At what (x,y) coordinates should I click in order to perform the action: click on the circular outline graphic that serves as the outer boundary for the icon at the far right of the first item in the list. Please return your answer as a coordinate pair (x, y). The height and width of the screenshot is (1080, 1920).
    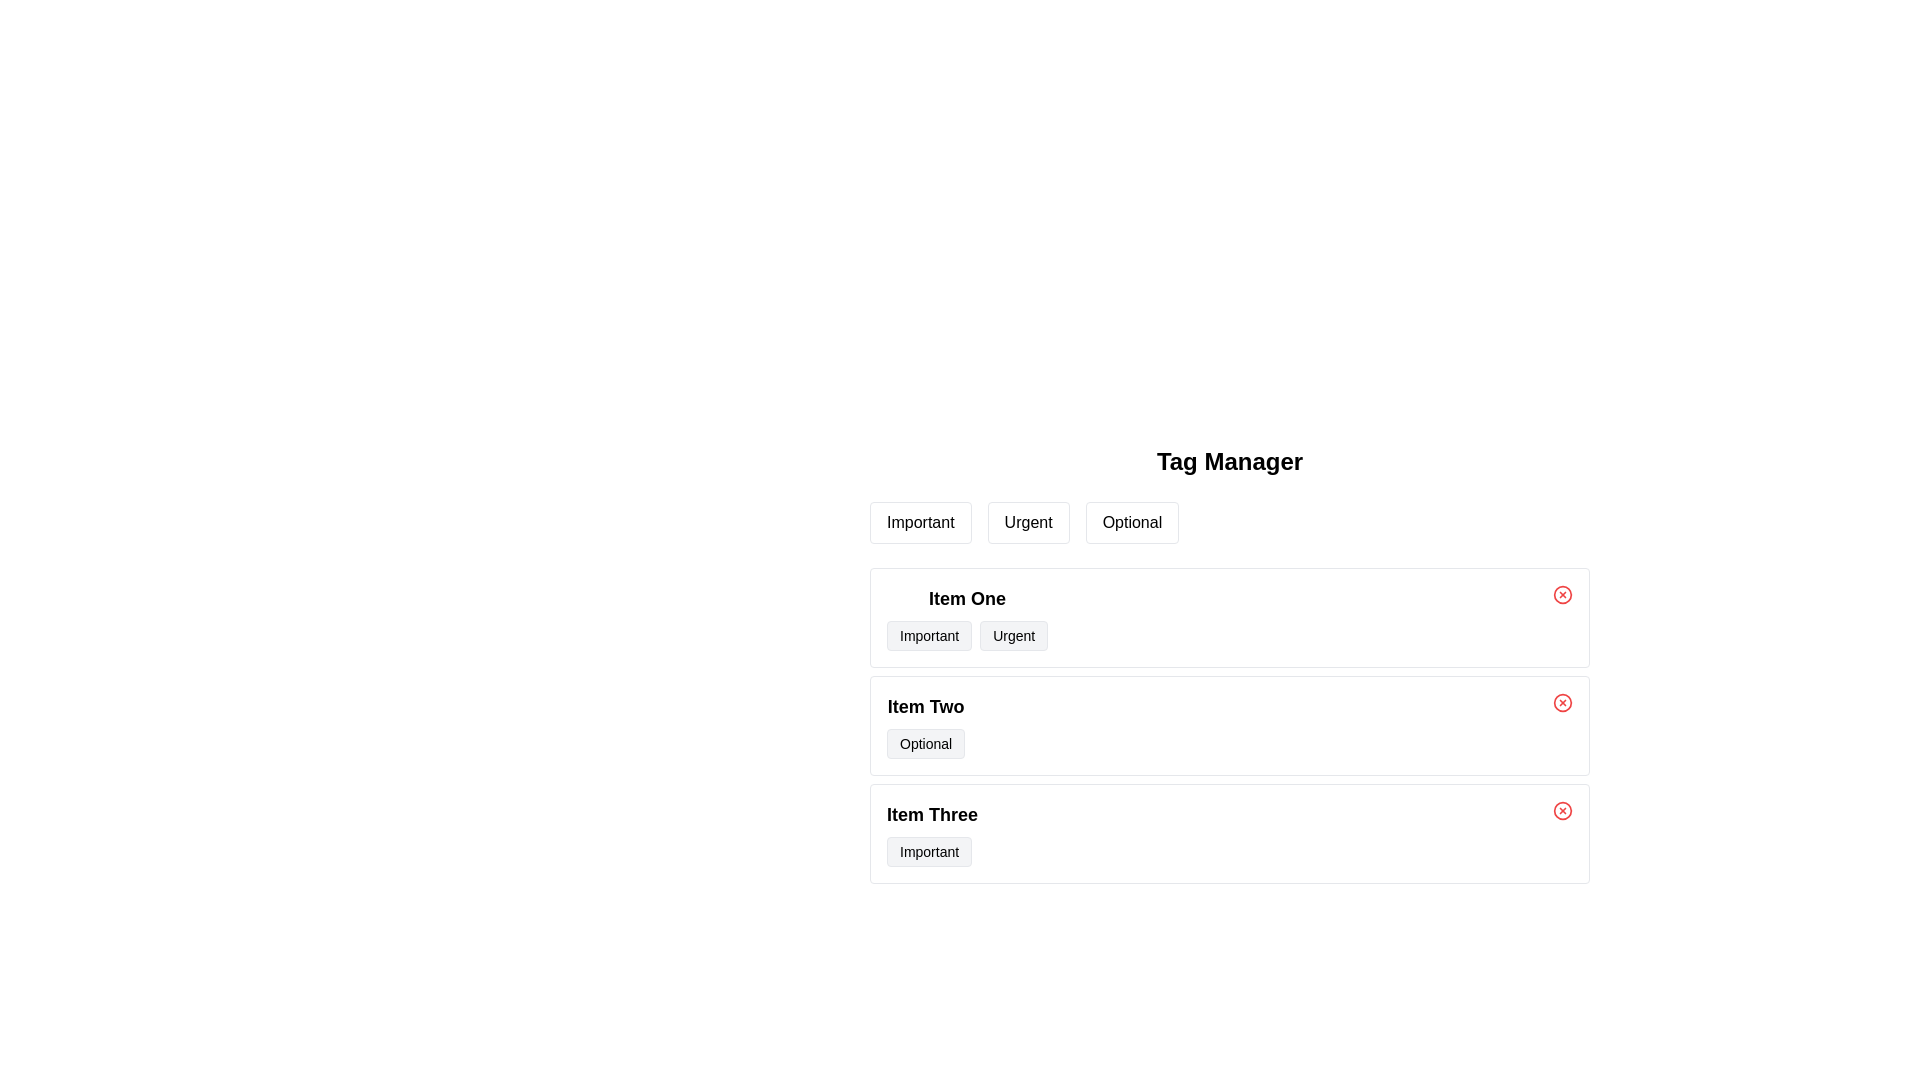
    Looking at the image, I should click on (1562, 593).